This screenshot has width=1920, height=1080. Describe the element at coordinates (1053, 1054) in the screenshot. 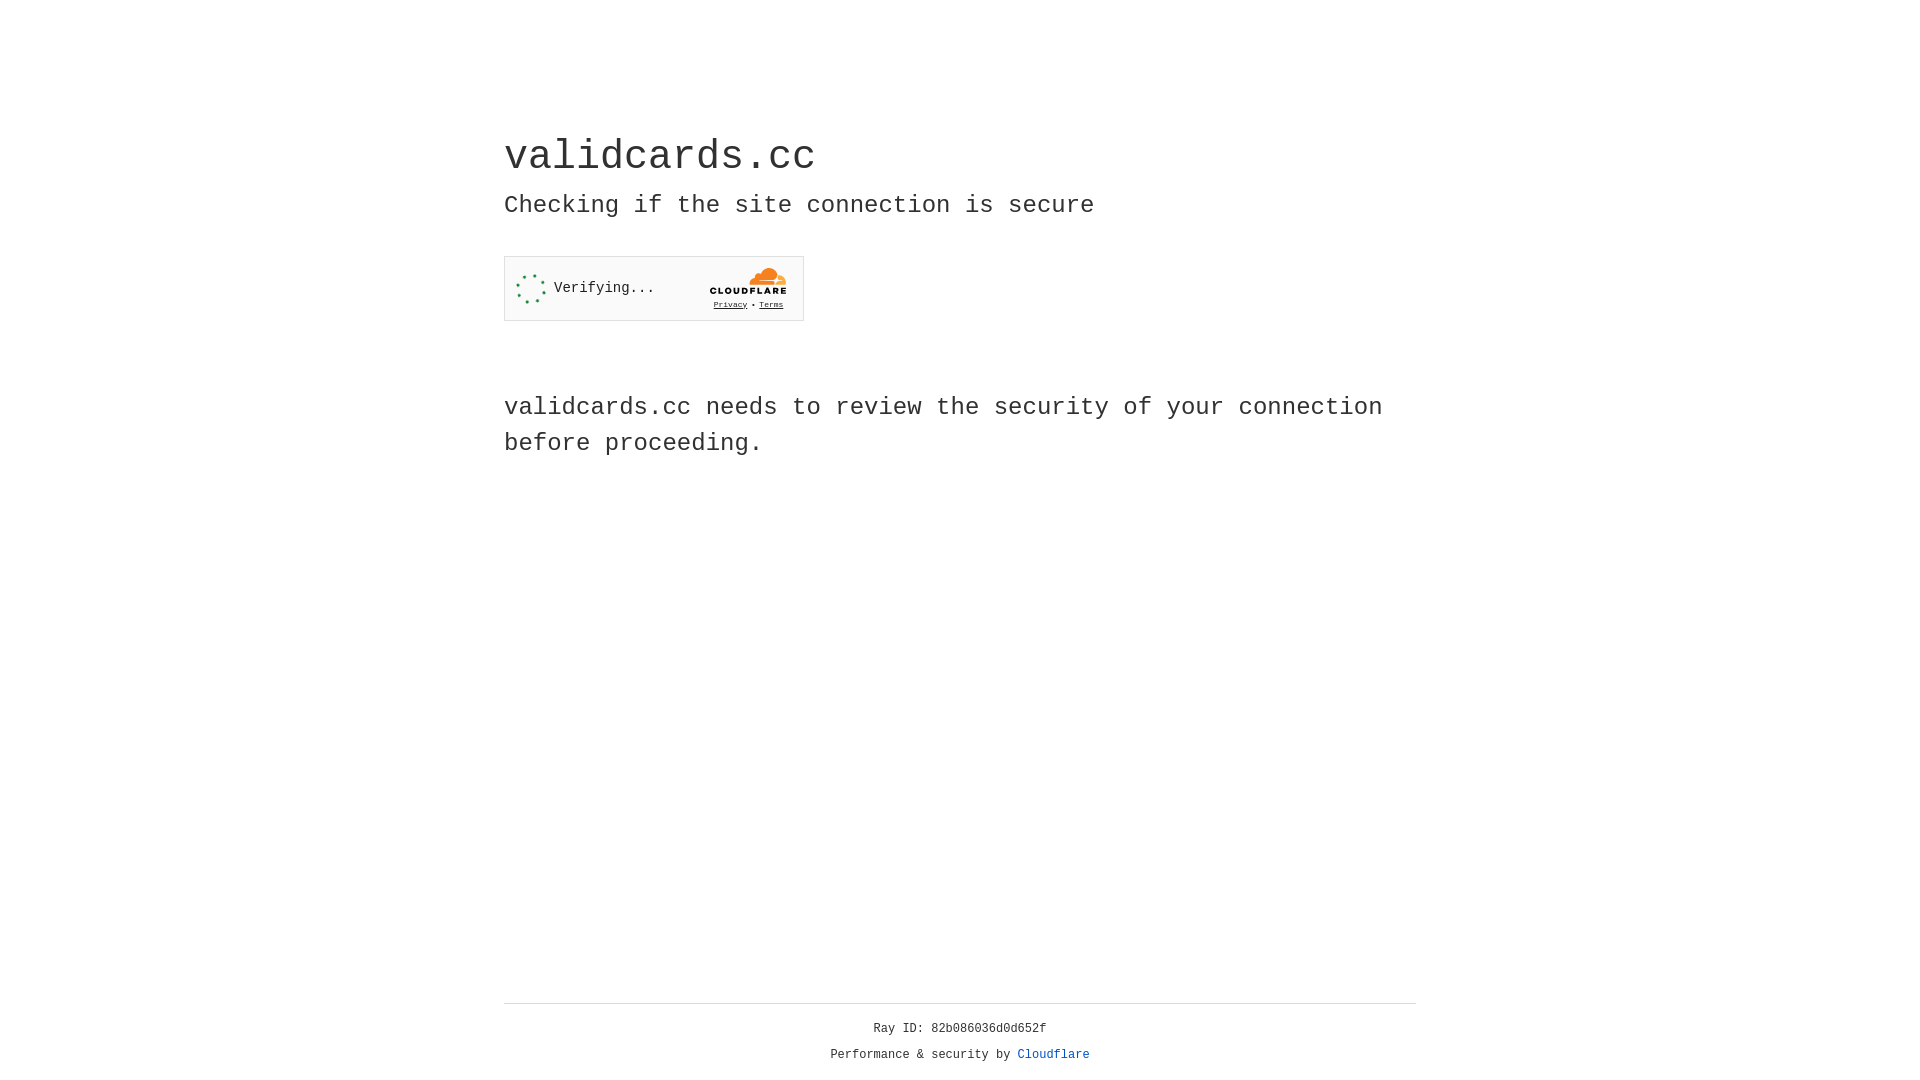

I see `'Cloudflare'` at that location.